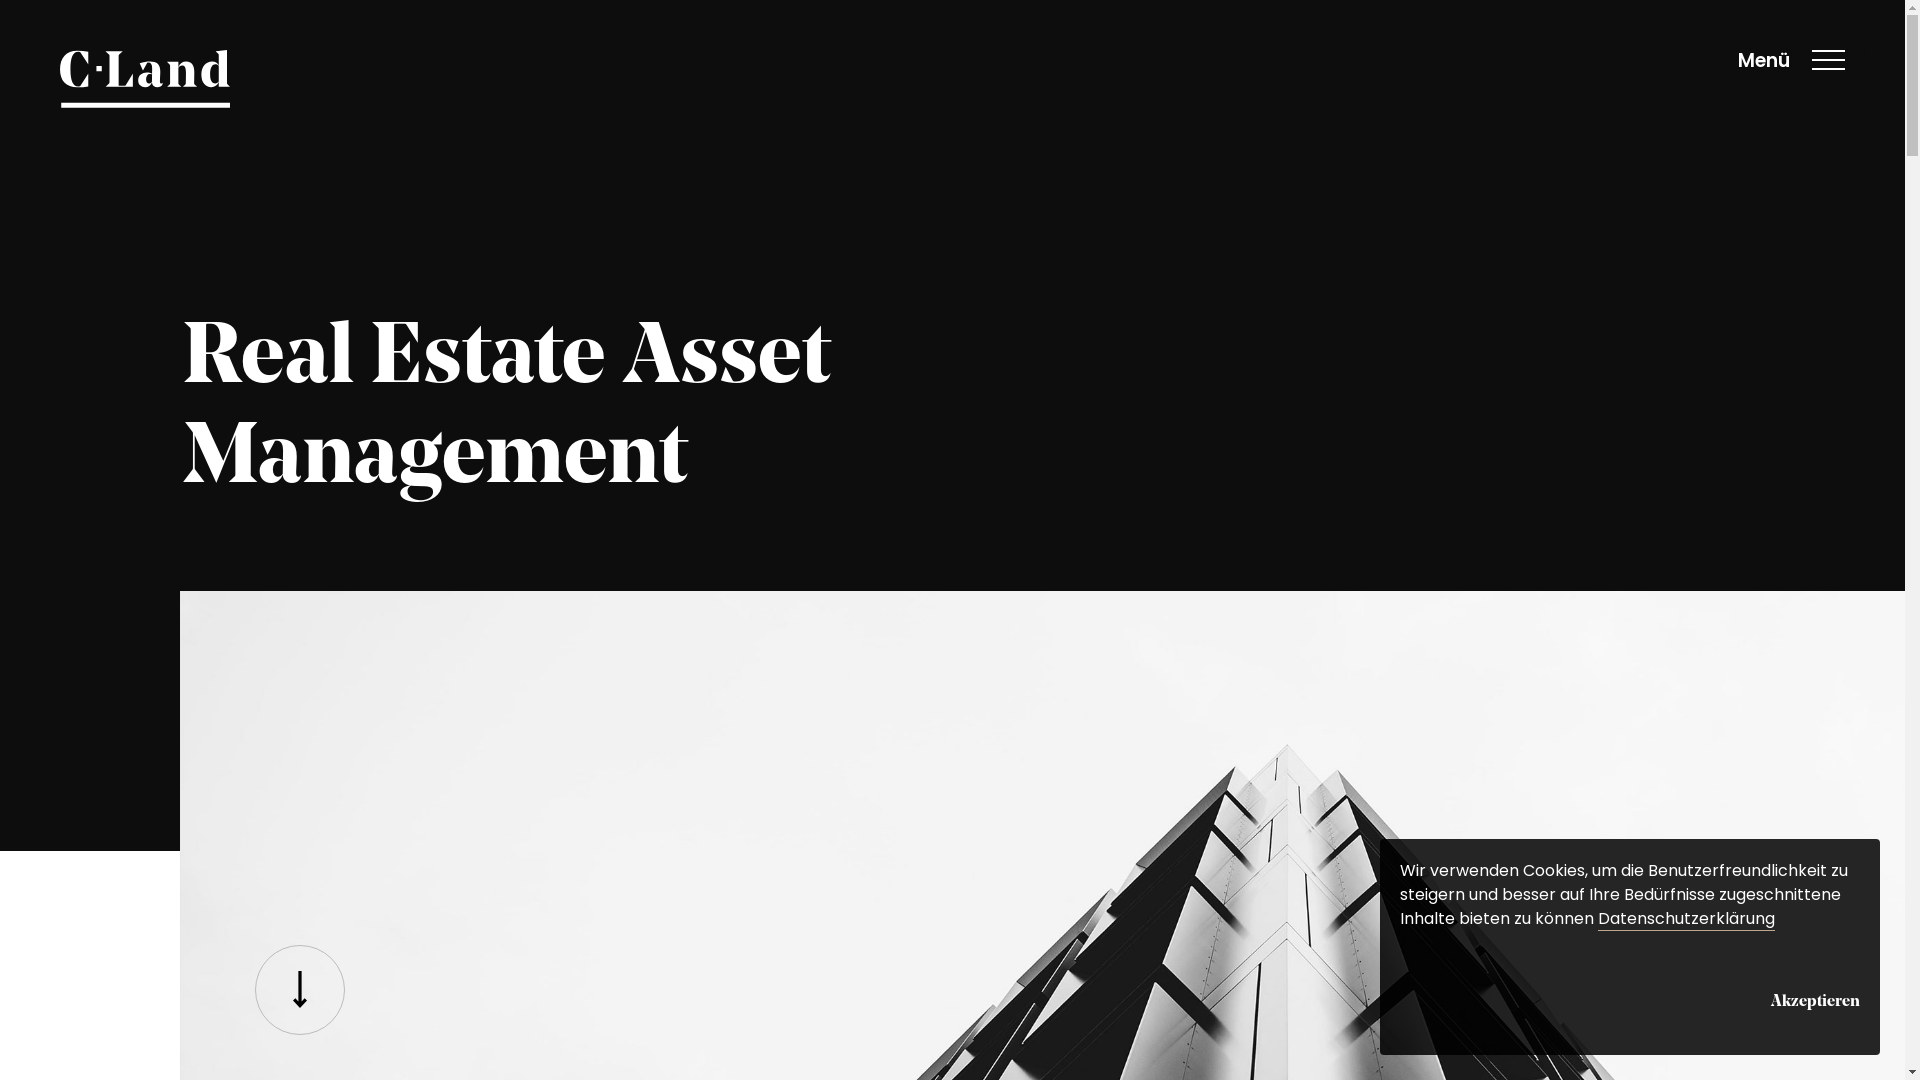 The height and width of the screenshot is (1080, 1920). What do you see at coordinates (1771, 998) in the screenshot?
I see `'Akzeptieren'` at bounding box center [1771, 998].